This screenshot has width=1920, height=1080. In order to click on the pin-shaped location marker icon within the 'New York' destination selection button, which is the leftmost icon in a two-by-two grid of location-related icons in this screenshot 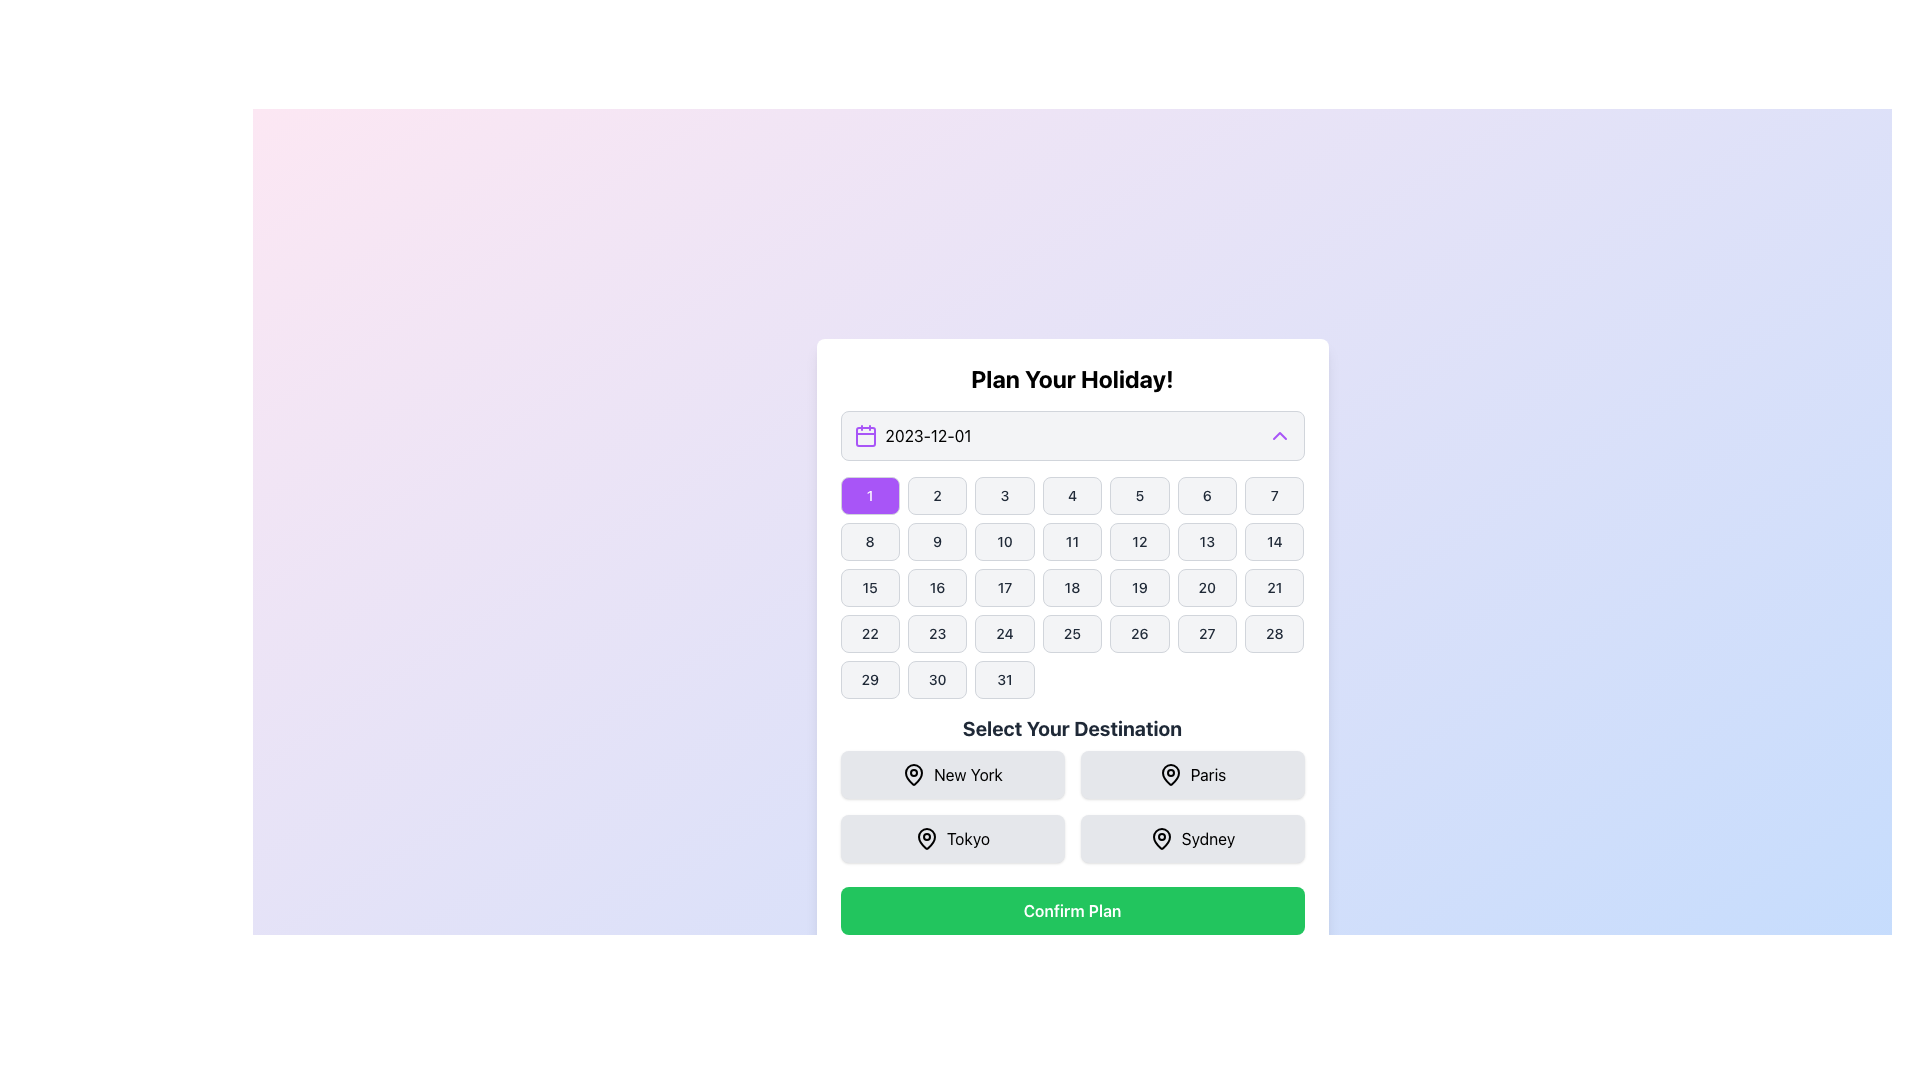, I will do `click(913, 774)`.